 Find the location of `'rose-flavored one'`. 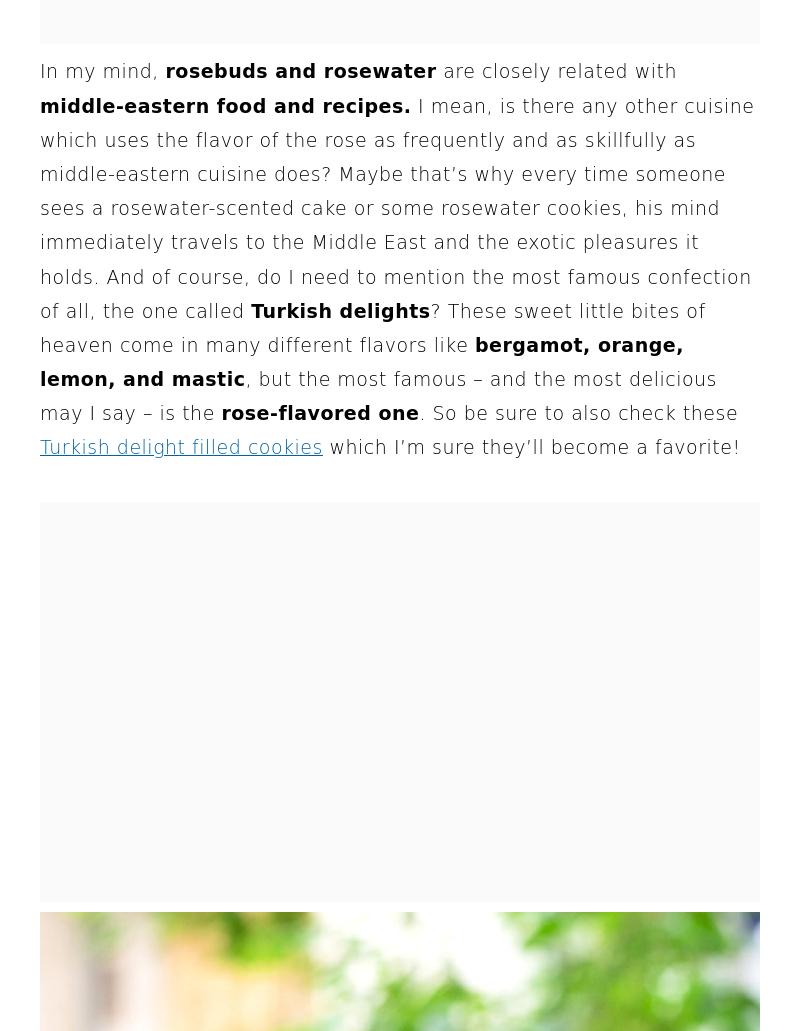

'rose-flavored one' is located at coordinates (319, 413).